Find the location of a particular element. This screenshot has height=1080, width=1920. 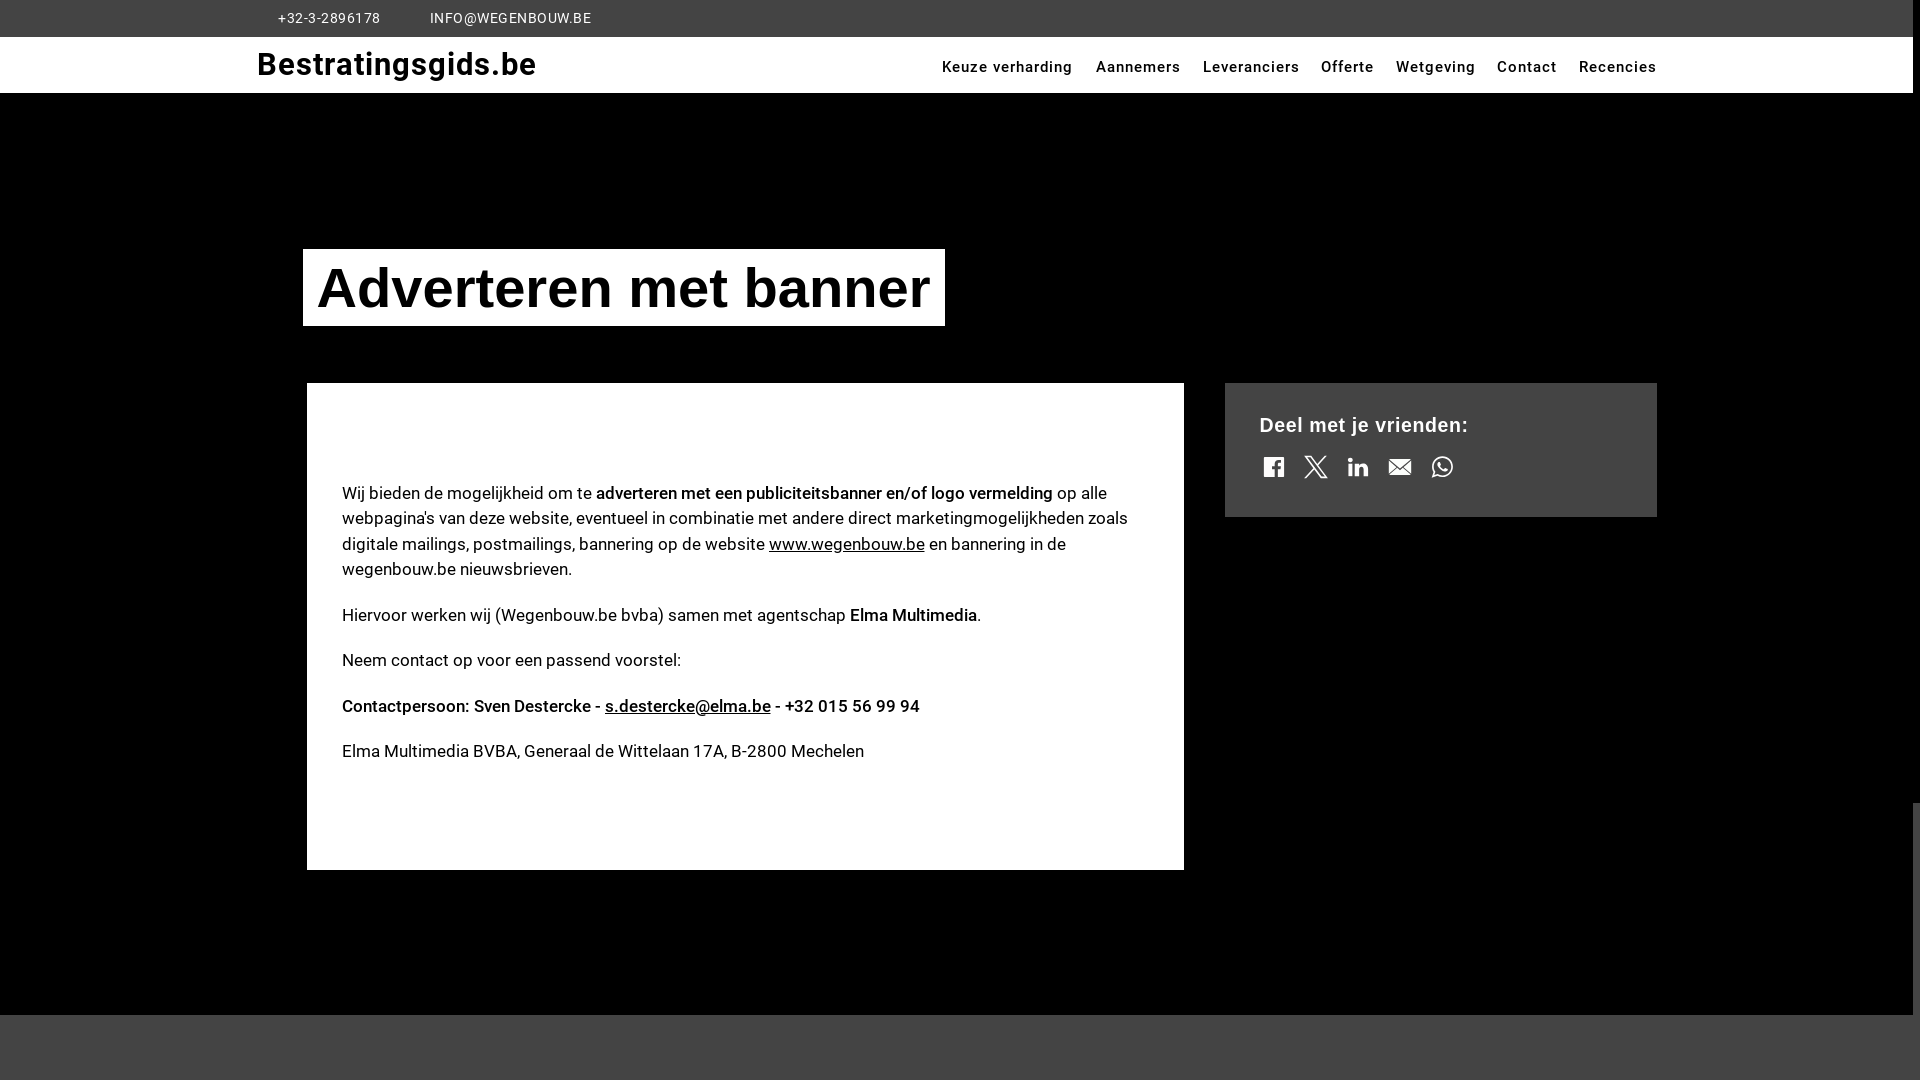

'Share via X' is located at coordinates (1315, 466).